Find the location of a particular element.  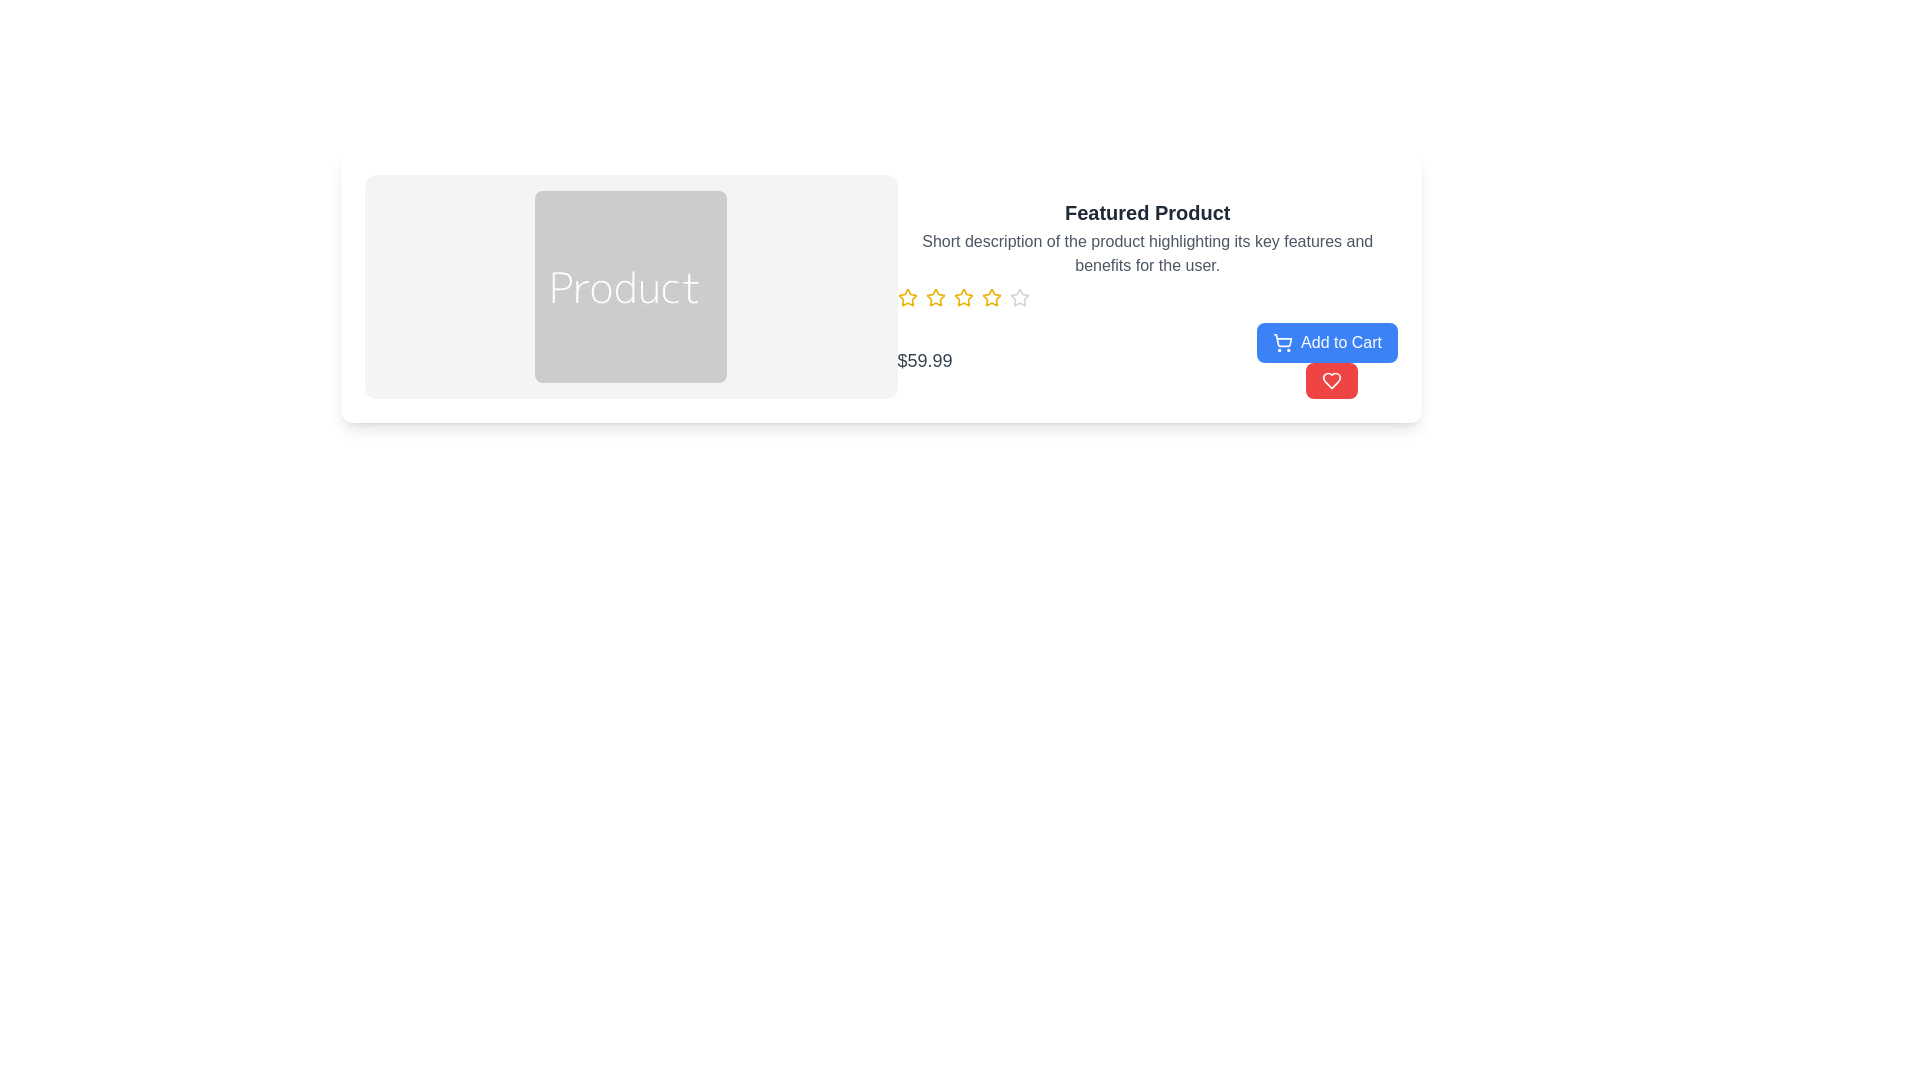

the button that allows users to add a product to their shopping cart is located at coordinates (1327, 360).